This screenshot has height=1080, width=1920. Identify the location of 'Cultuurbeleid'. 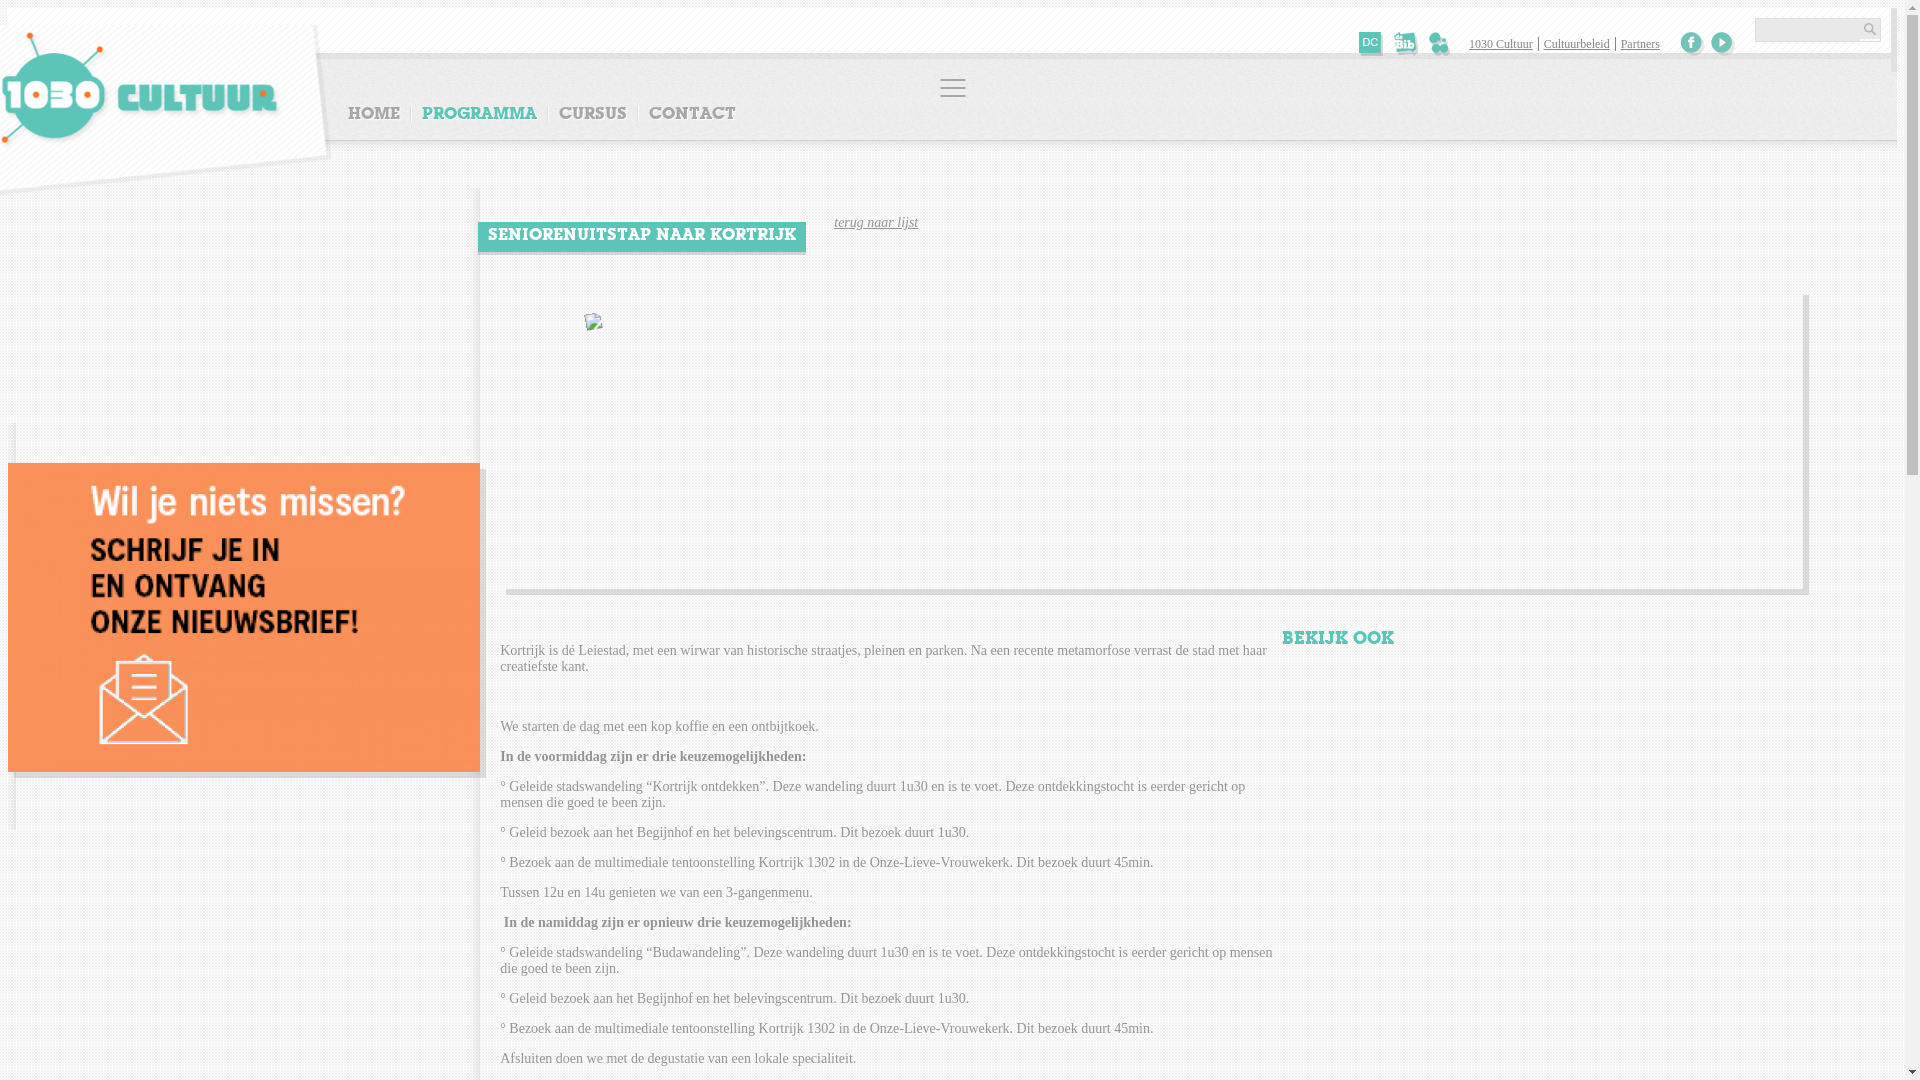
(1536, 43).